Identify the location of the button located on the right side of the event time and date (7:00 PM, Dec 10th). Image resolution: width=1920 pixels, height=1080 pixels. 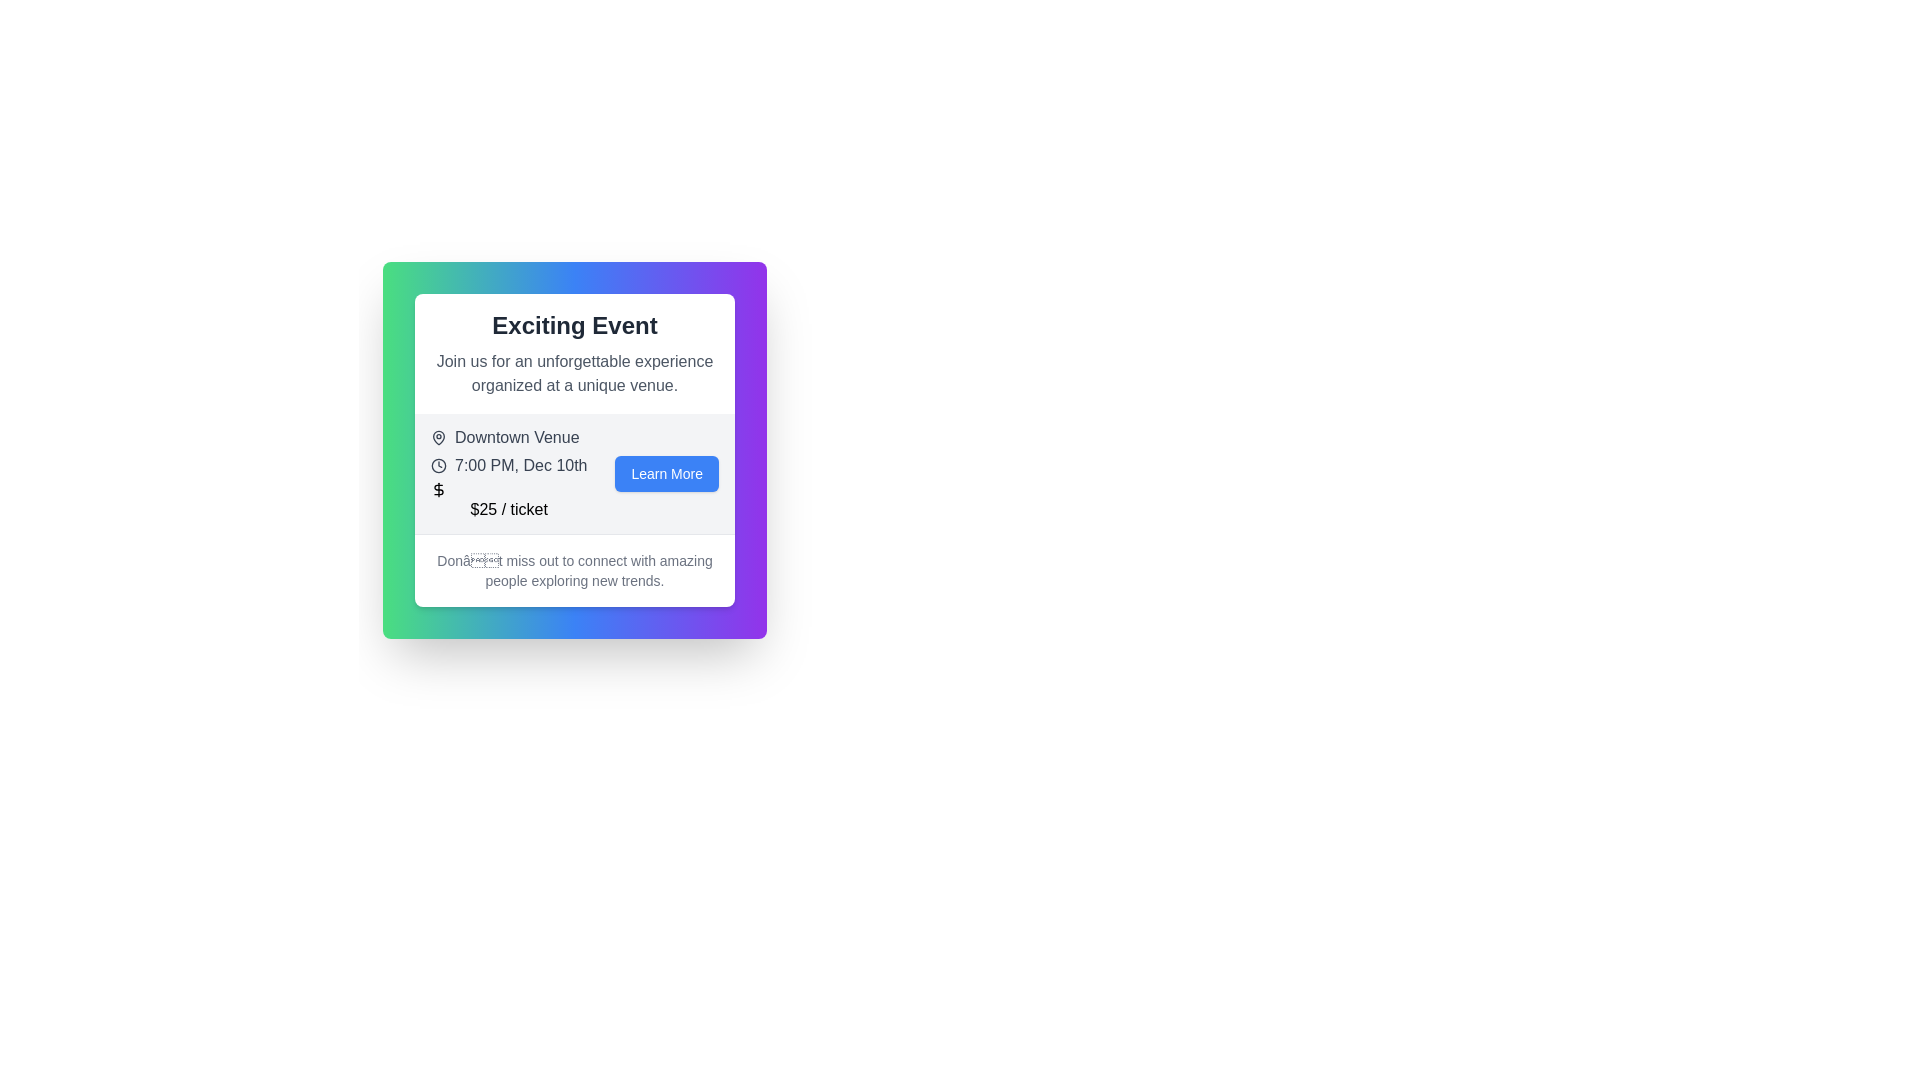
(667, 474).